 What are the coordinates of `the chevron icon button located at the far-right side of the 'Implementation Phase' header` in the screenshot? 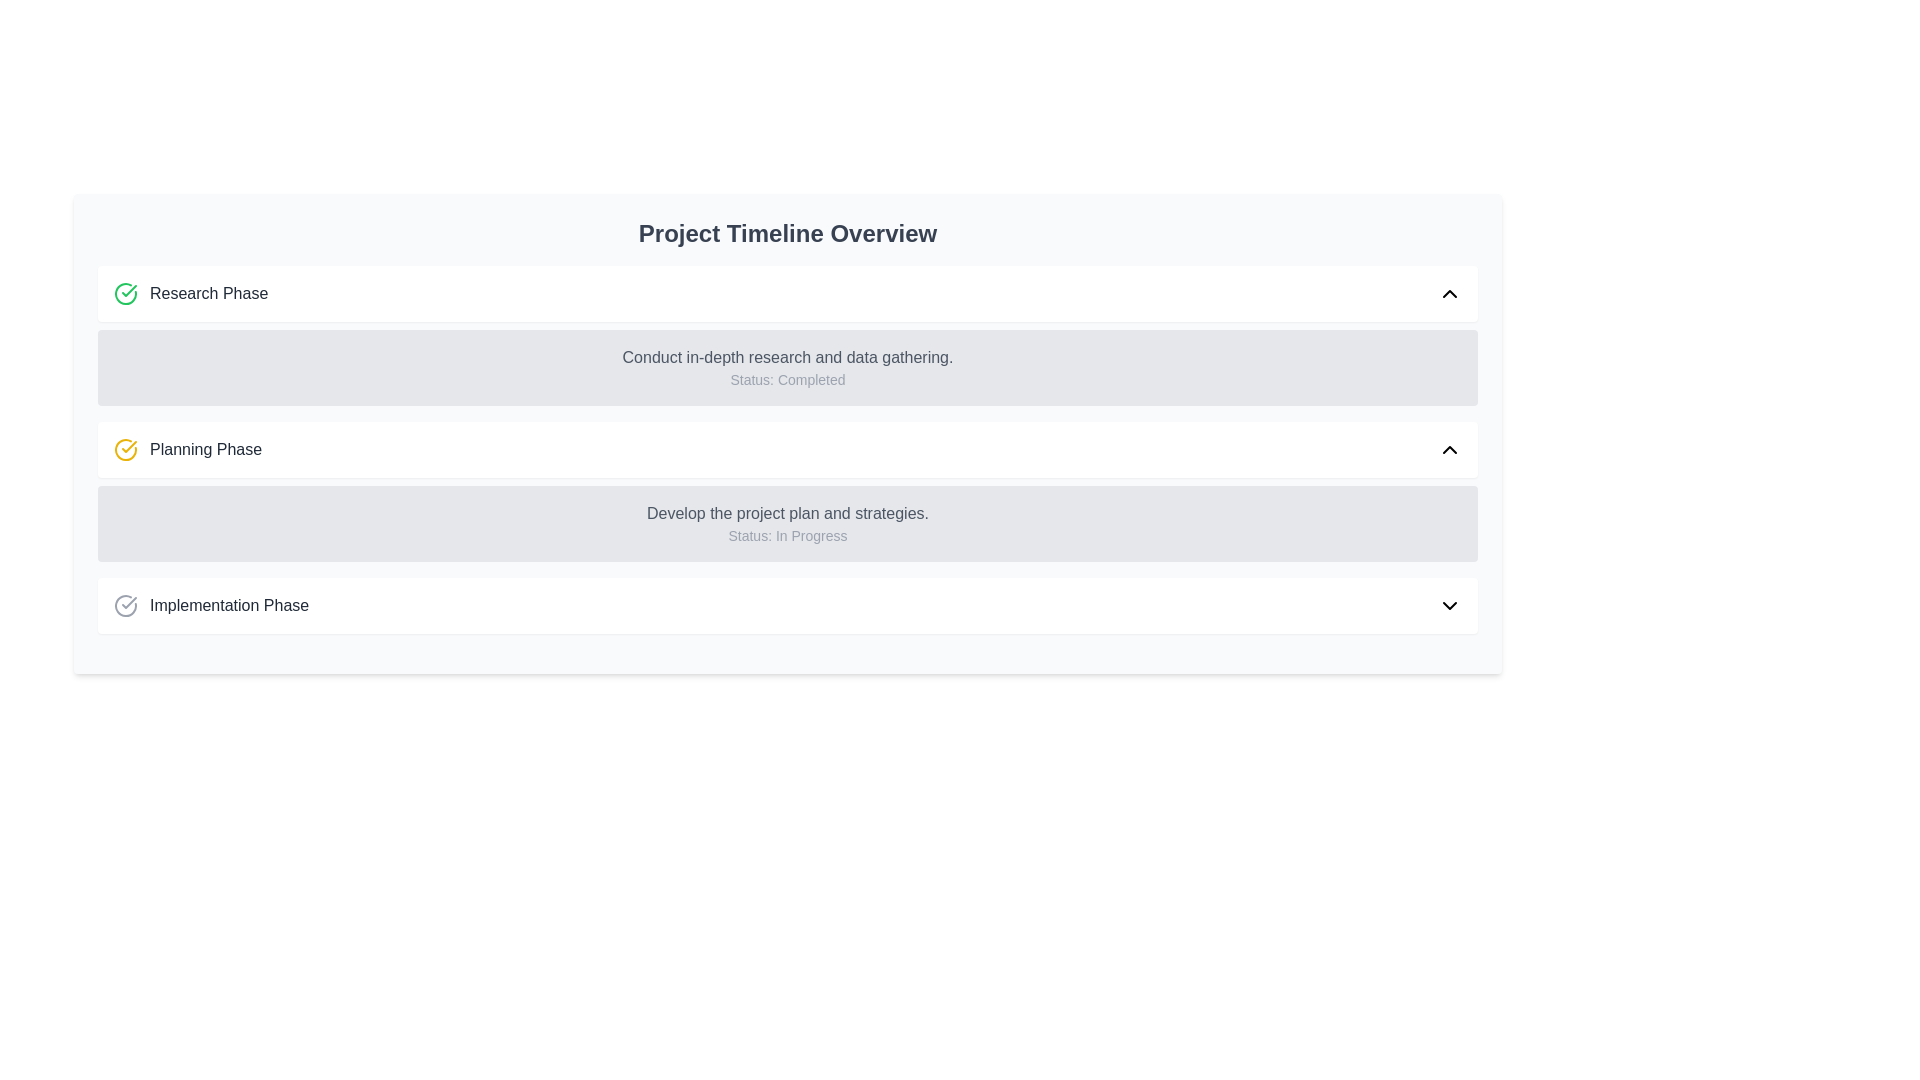 It's located at (1449, 604).